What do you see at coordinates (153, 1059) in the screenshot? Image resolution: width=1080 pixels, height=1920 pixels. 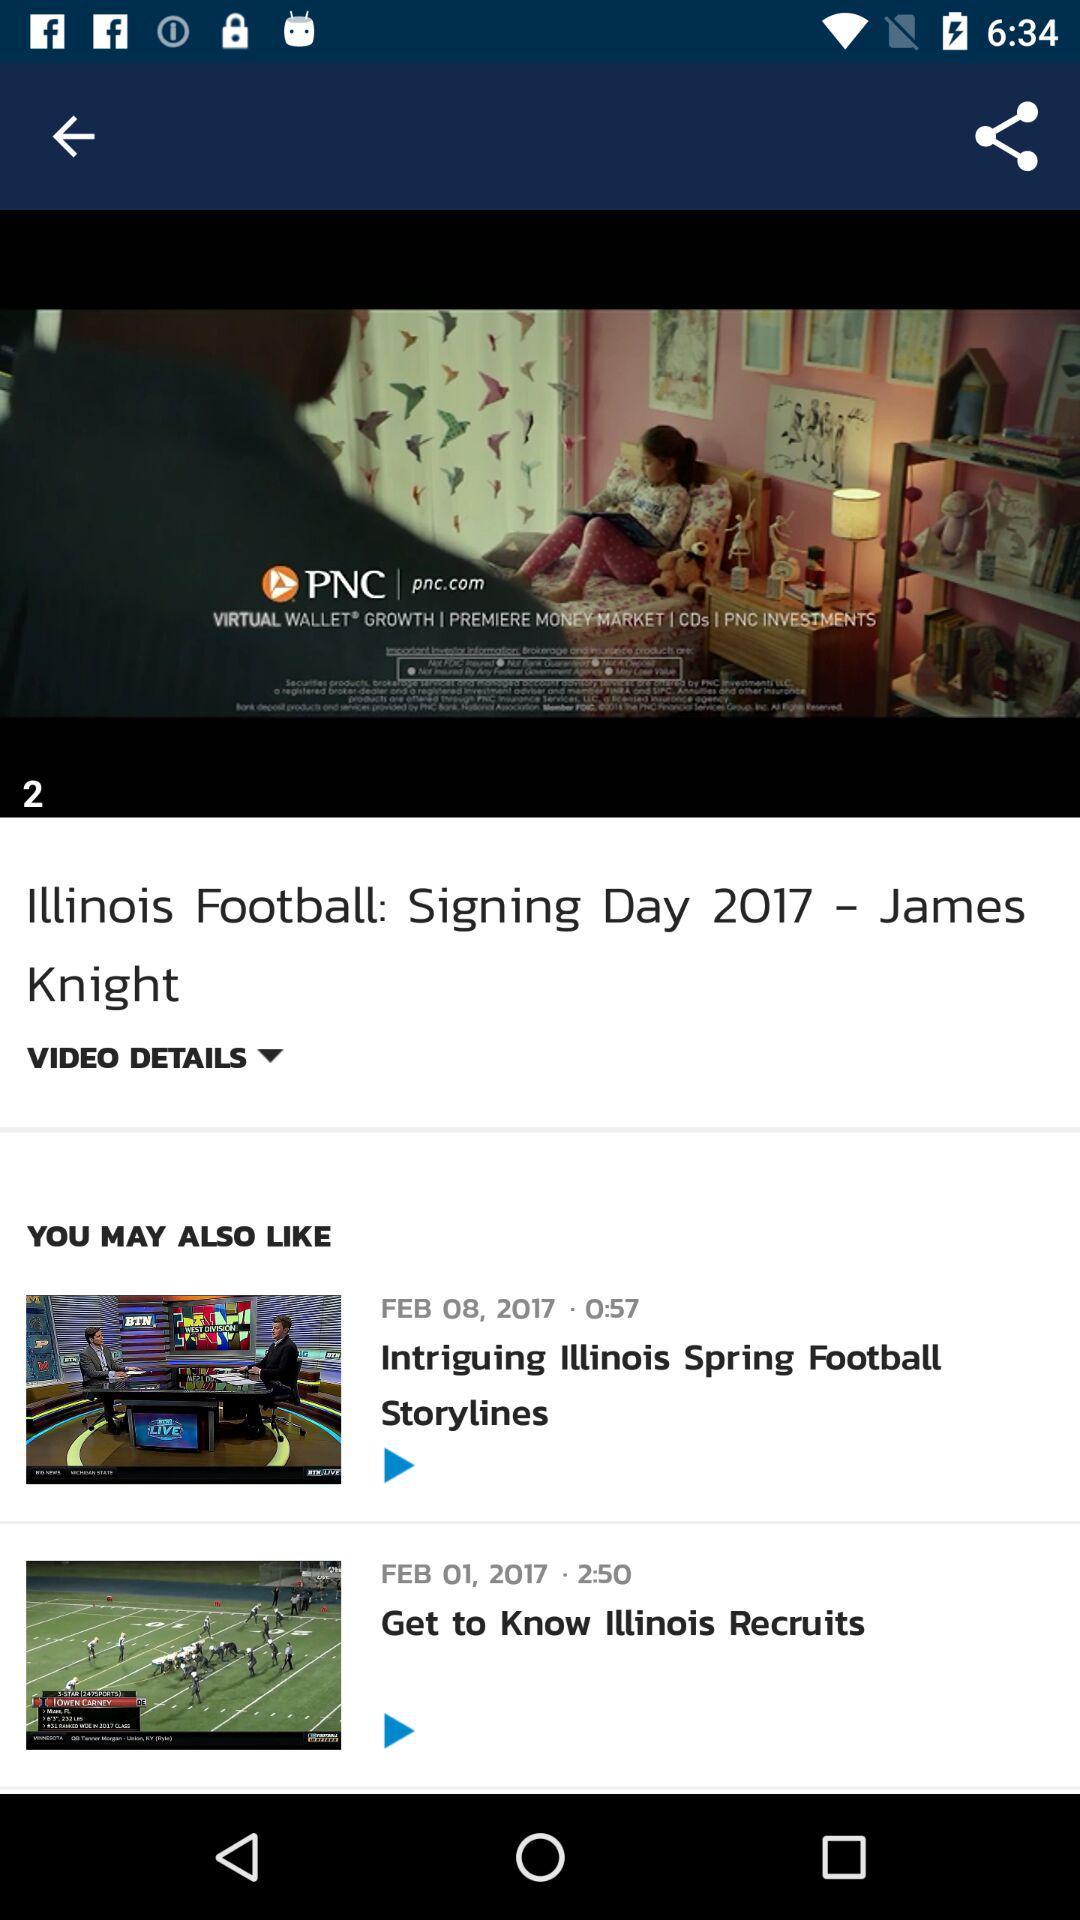 I see `item below illinois football signing item` at bounding box center [153, 1059].